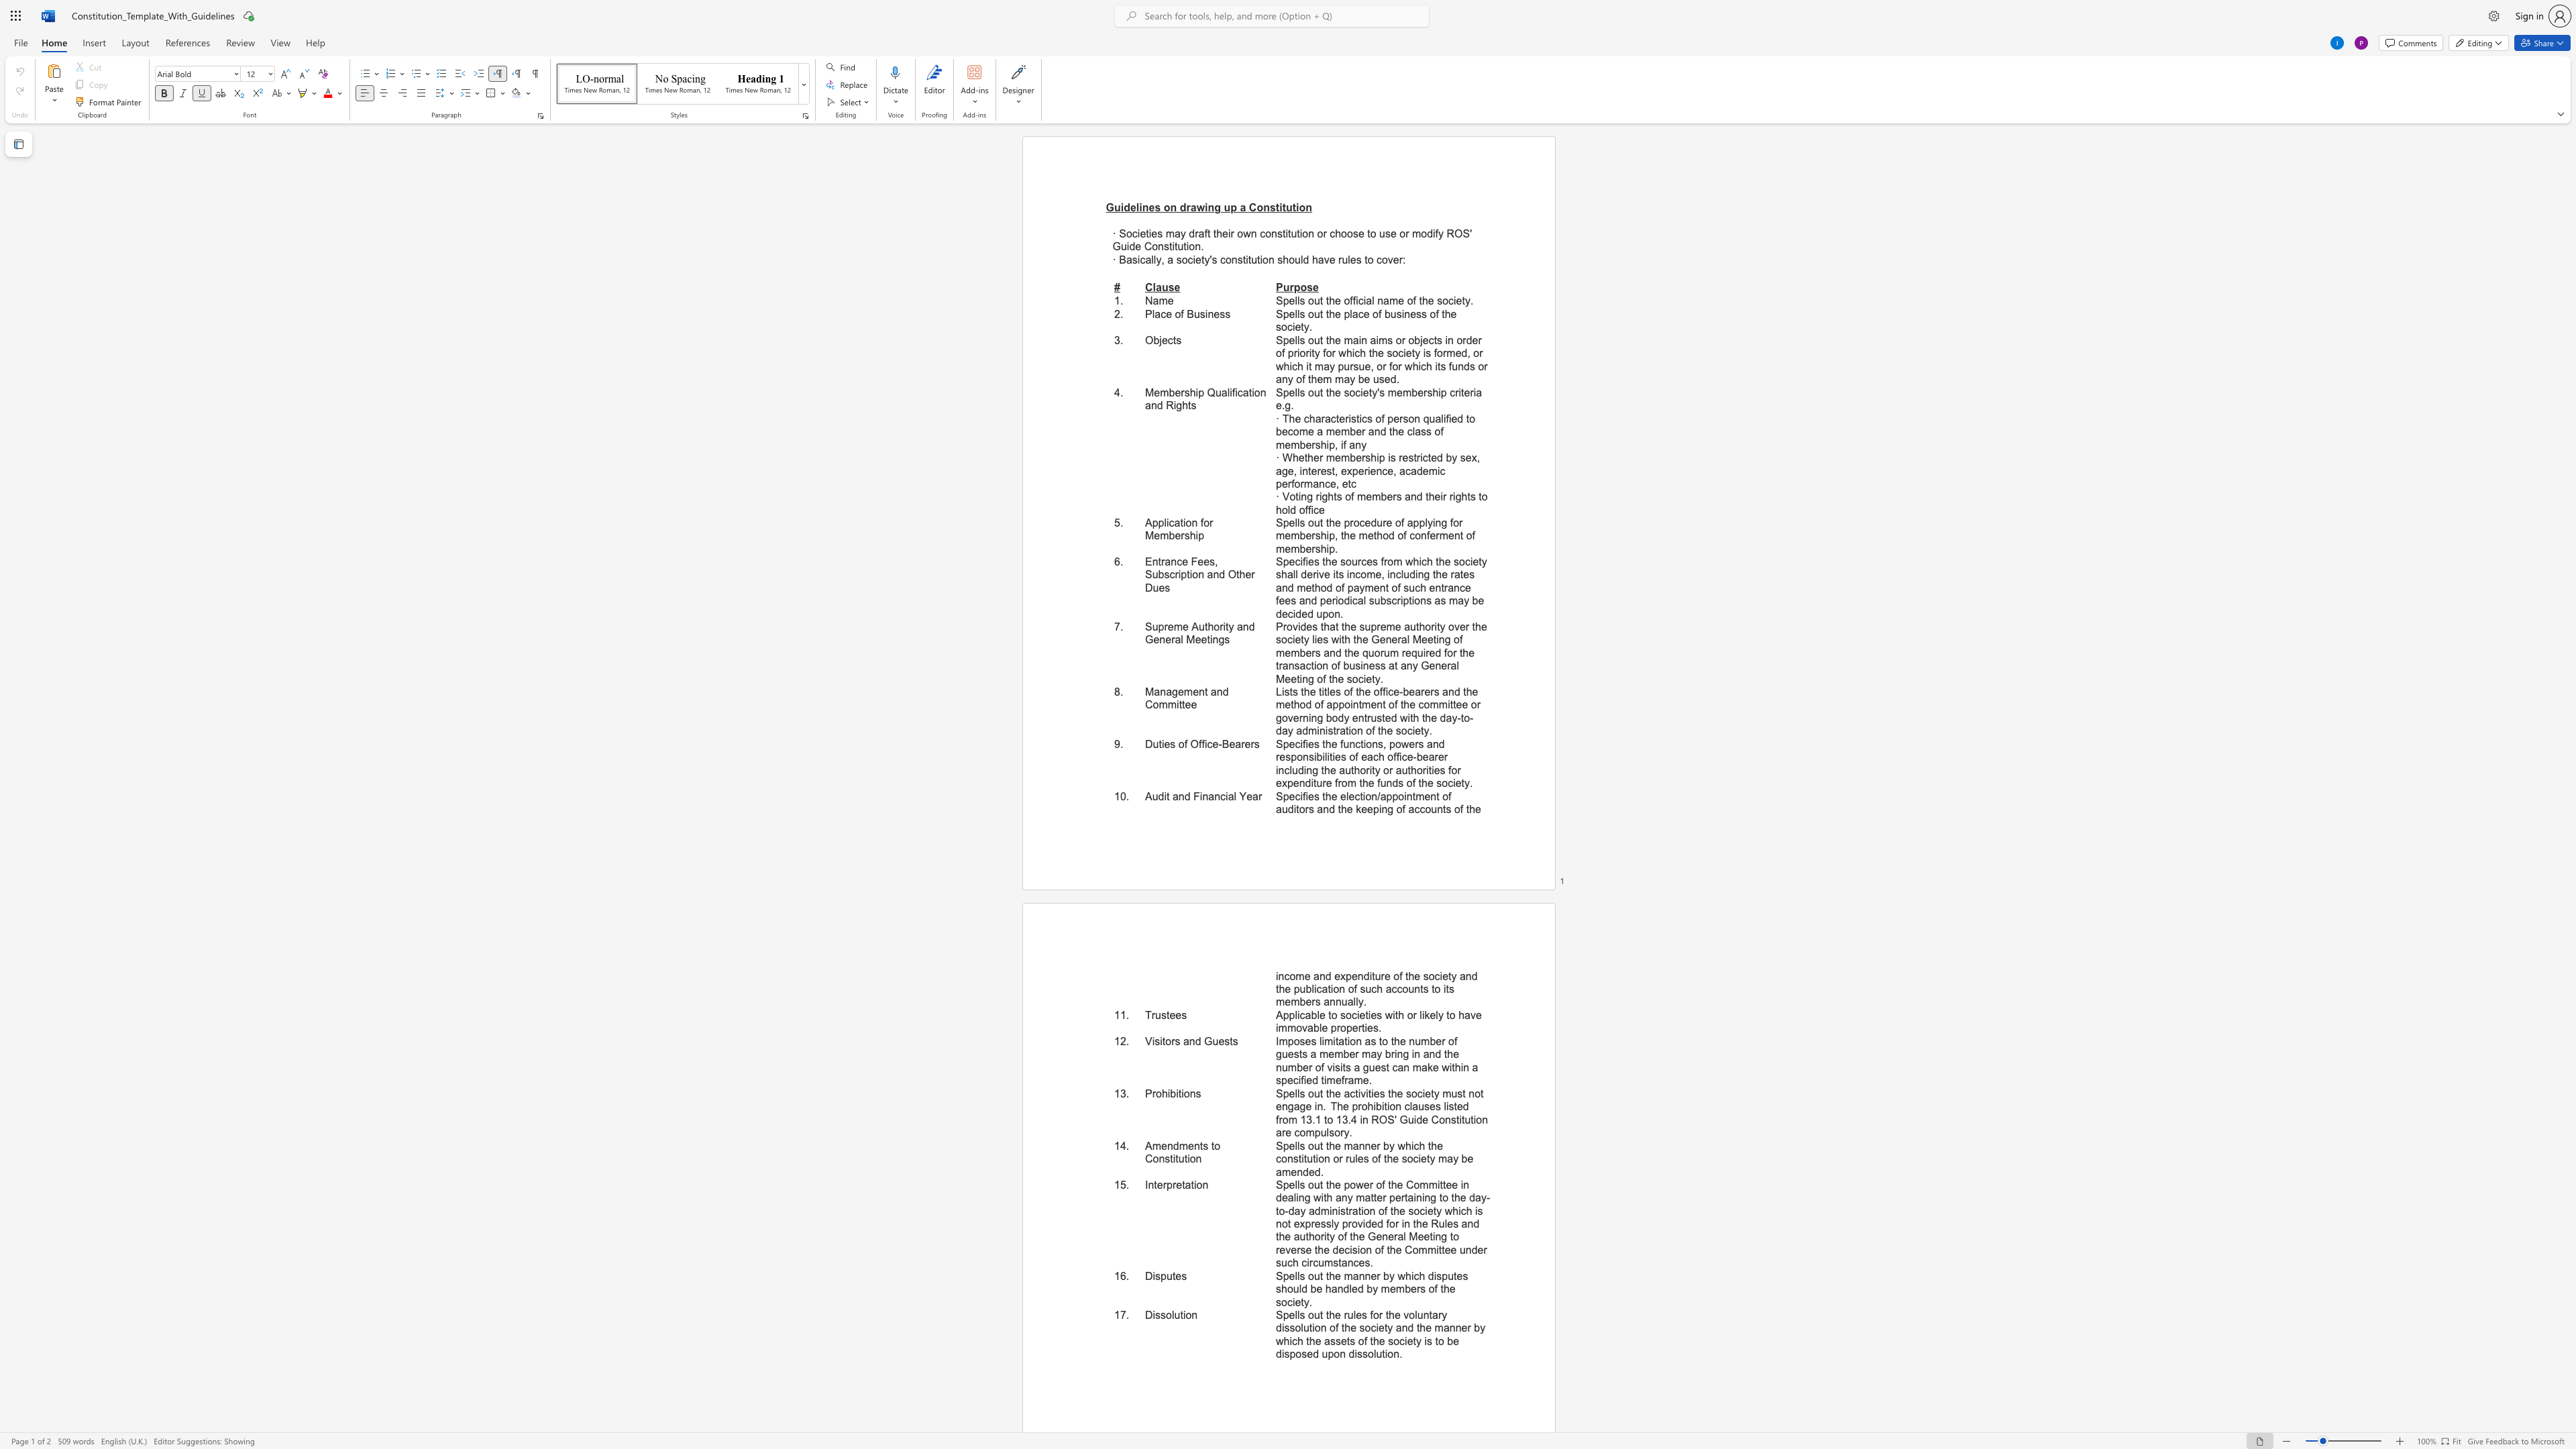  I want to click on the subset text "he society" within the text "Spells out the manner by which the constitution or rules of the society may be amended.", so click(1385, 1158).